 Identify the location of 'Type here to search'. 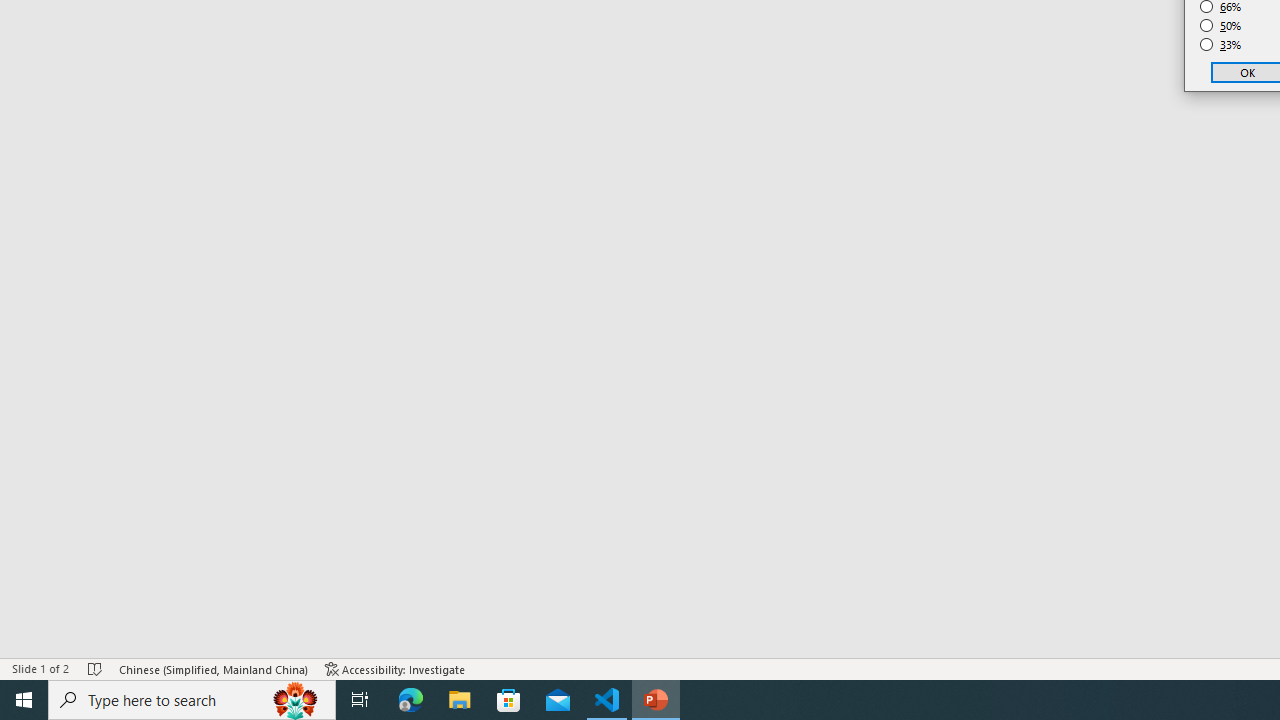
(192, 698).